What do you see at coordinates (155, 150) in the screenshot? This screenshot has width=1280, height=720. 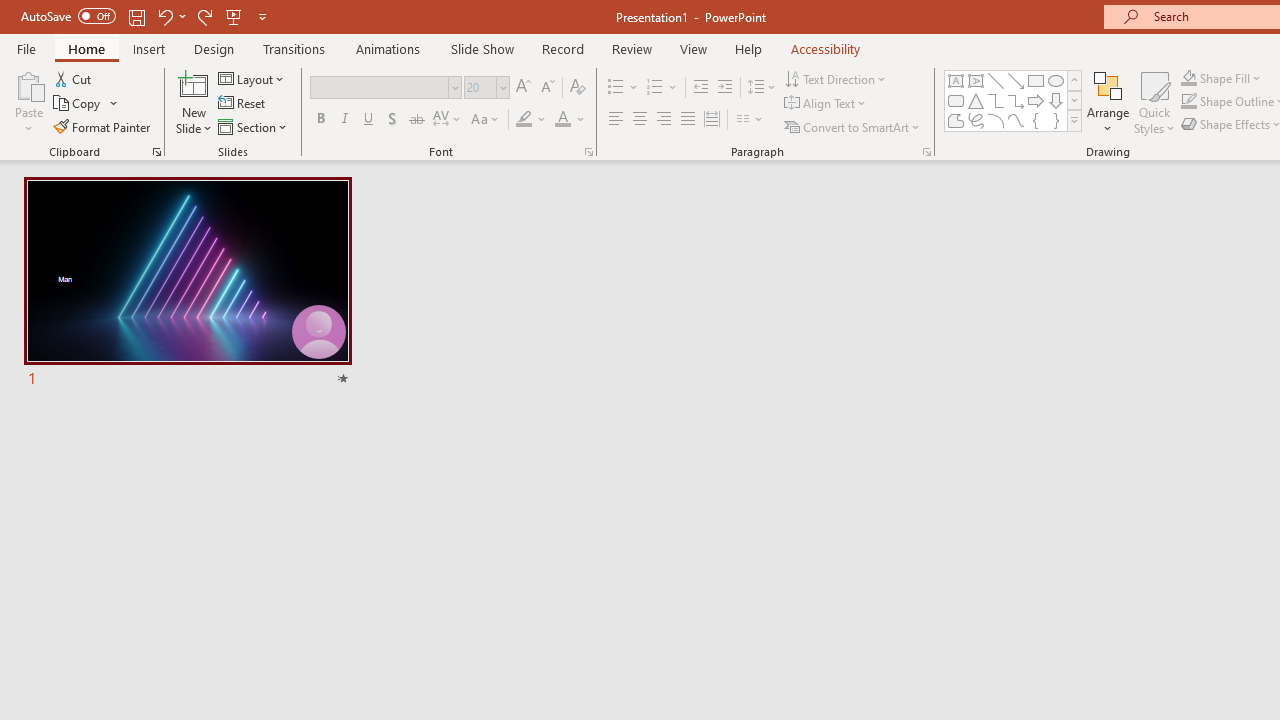 I see `'Office Clipboard...'` at bounding box center [155, 150].